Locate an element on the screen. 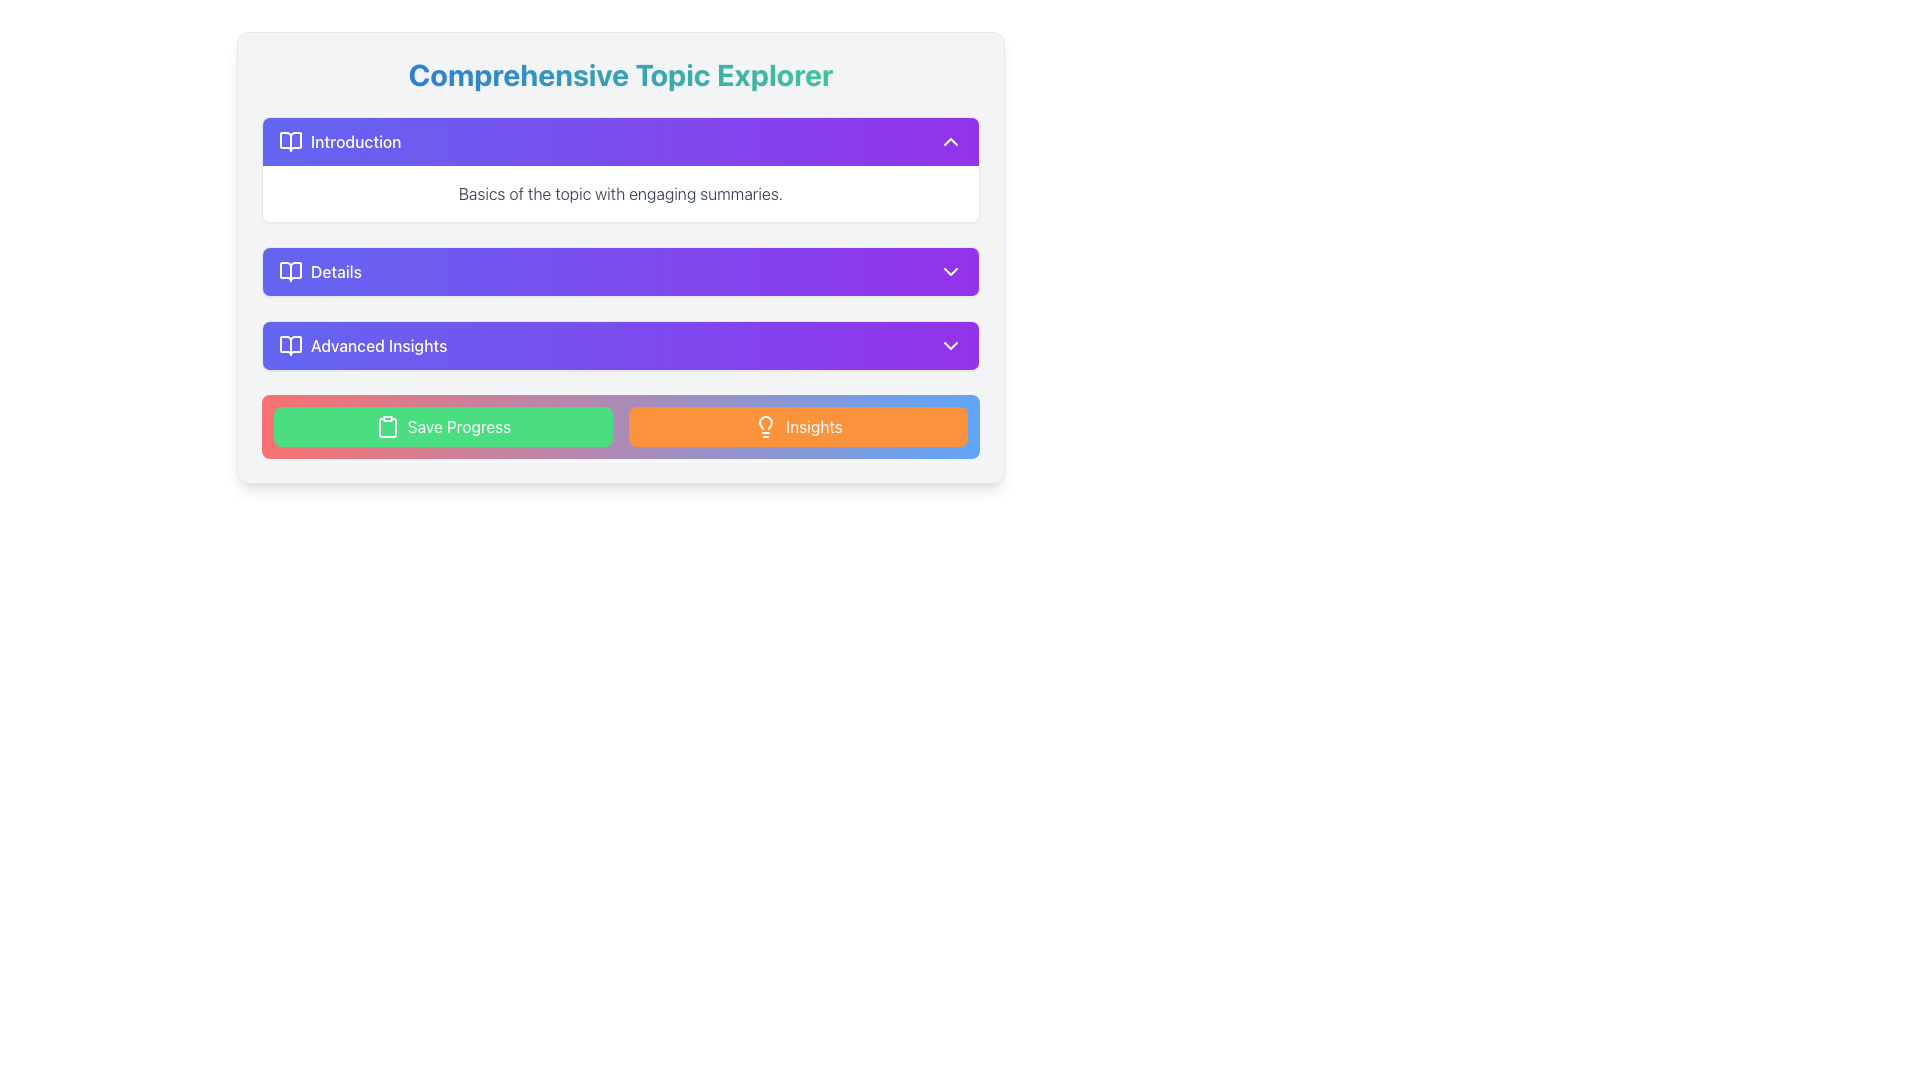  the 'Advanced Insights' text label with an open book icon, which is the third row in the list under 'Comprehensive Topic Explorer' is located at coordinates (363, 345).